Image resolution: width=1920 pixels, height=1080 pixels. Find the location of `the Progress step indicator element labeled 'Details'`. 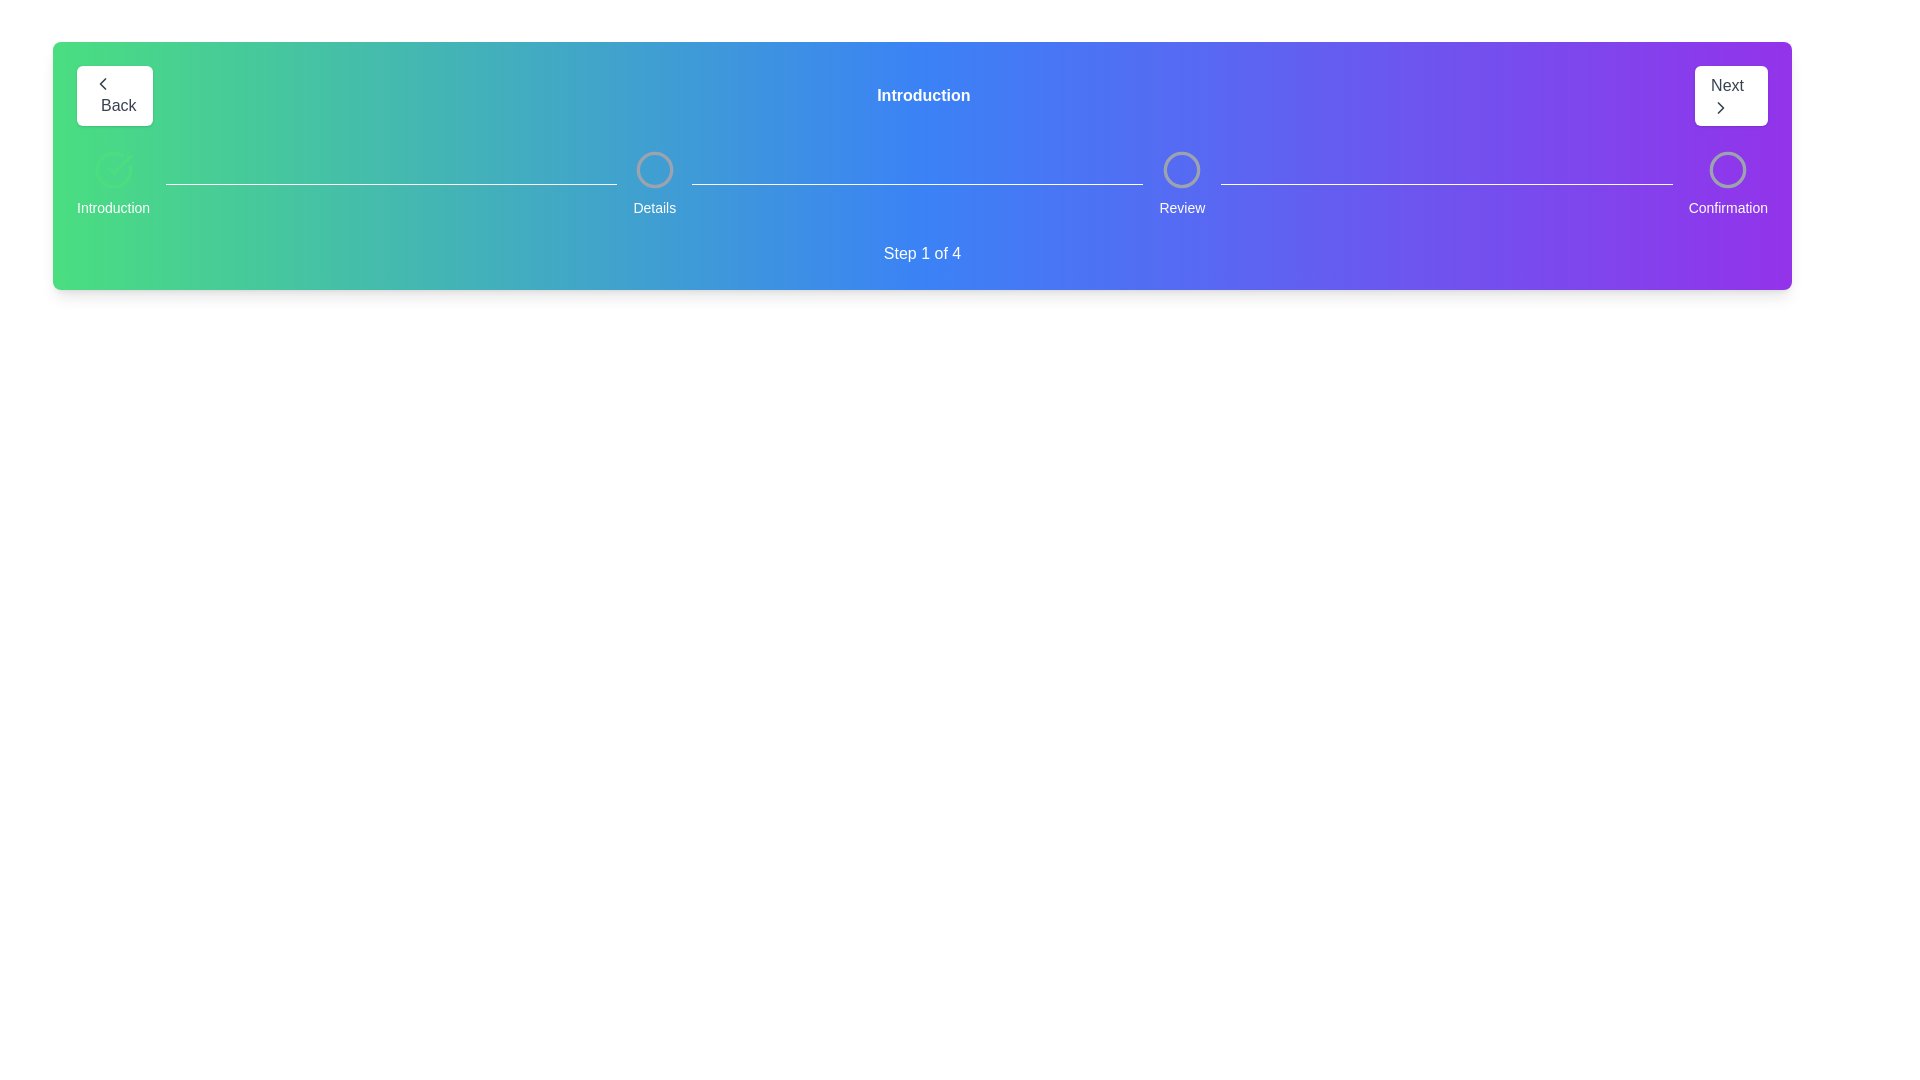

the Progress step indicator element labeled 'Details' is located at coordinates (654, 184).